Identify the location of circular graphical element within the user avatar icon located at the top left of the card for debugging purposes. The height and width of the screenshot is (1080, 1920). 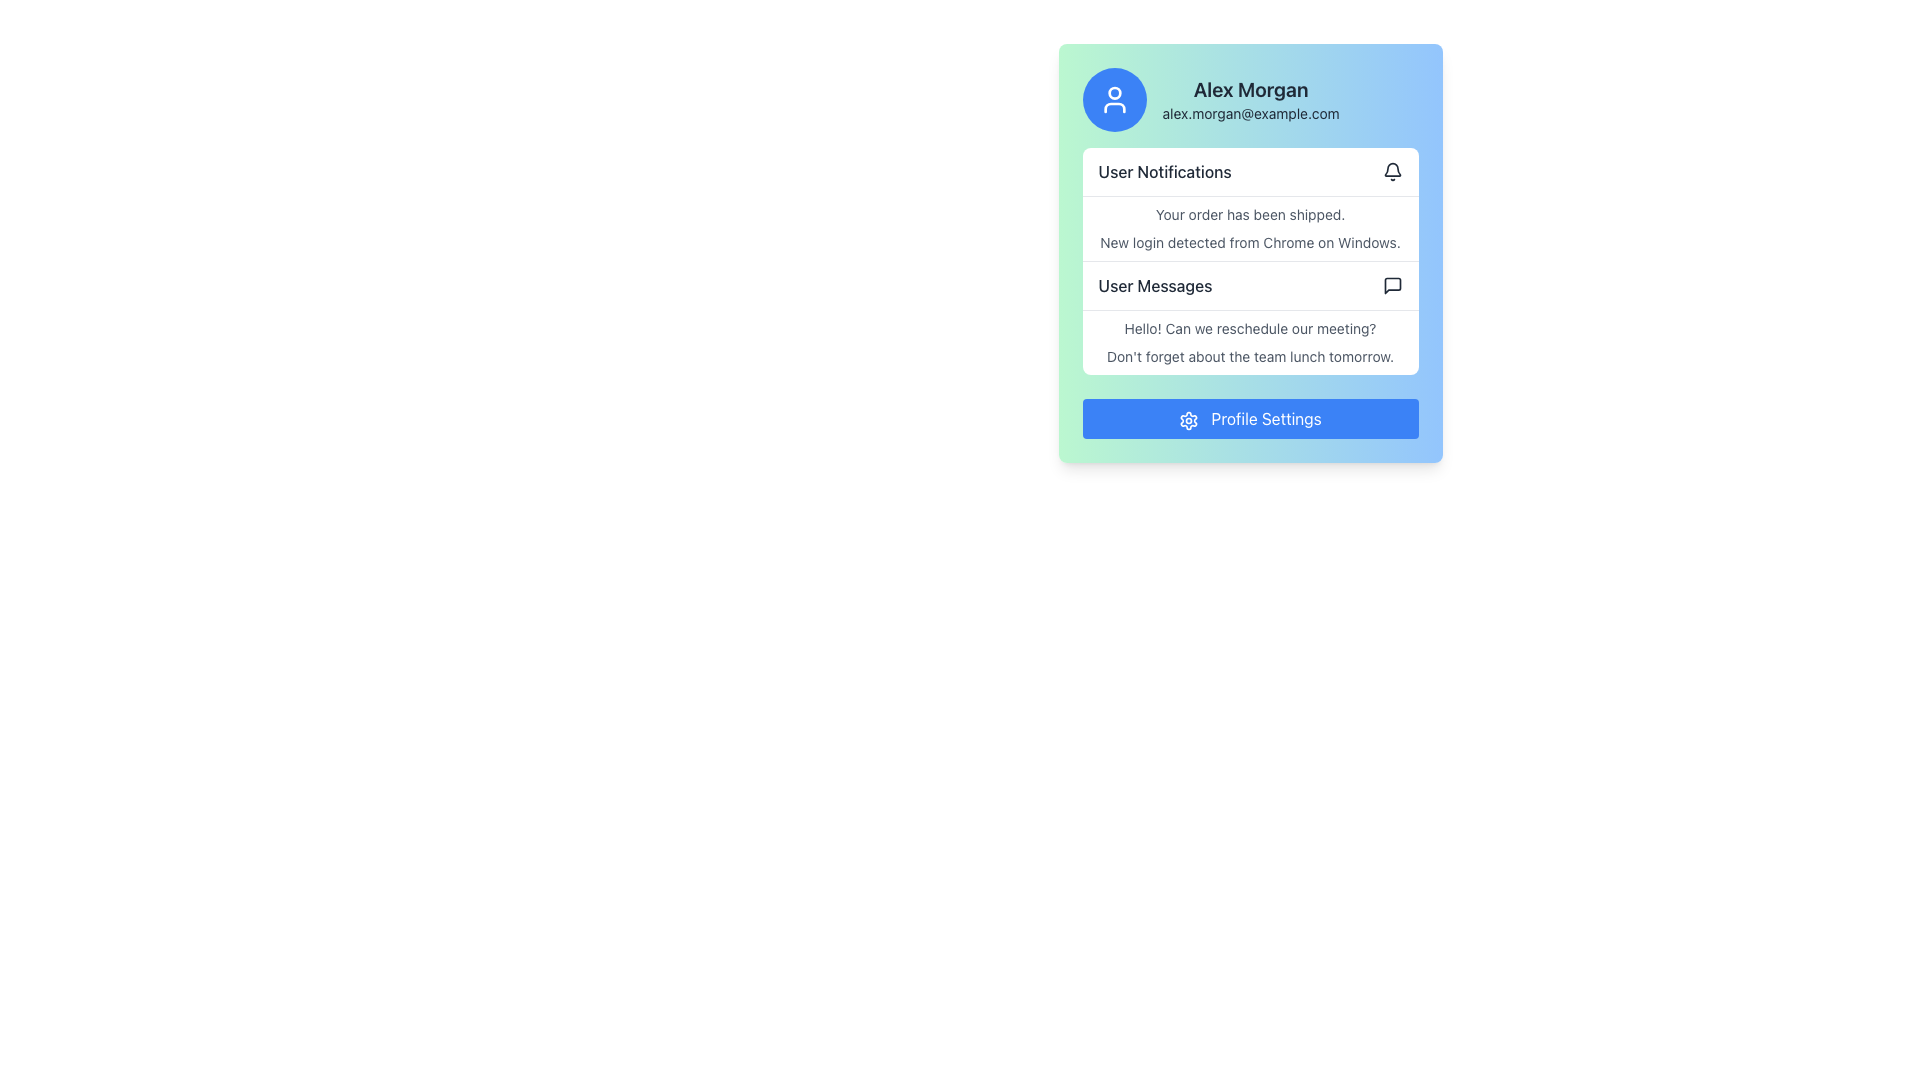
(1113, 93).